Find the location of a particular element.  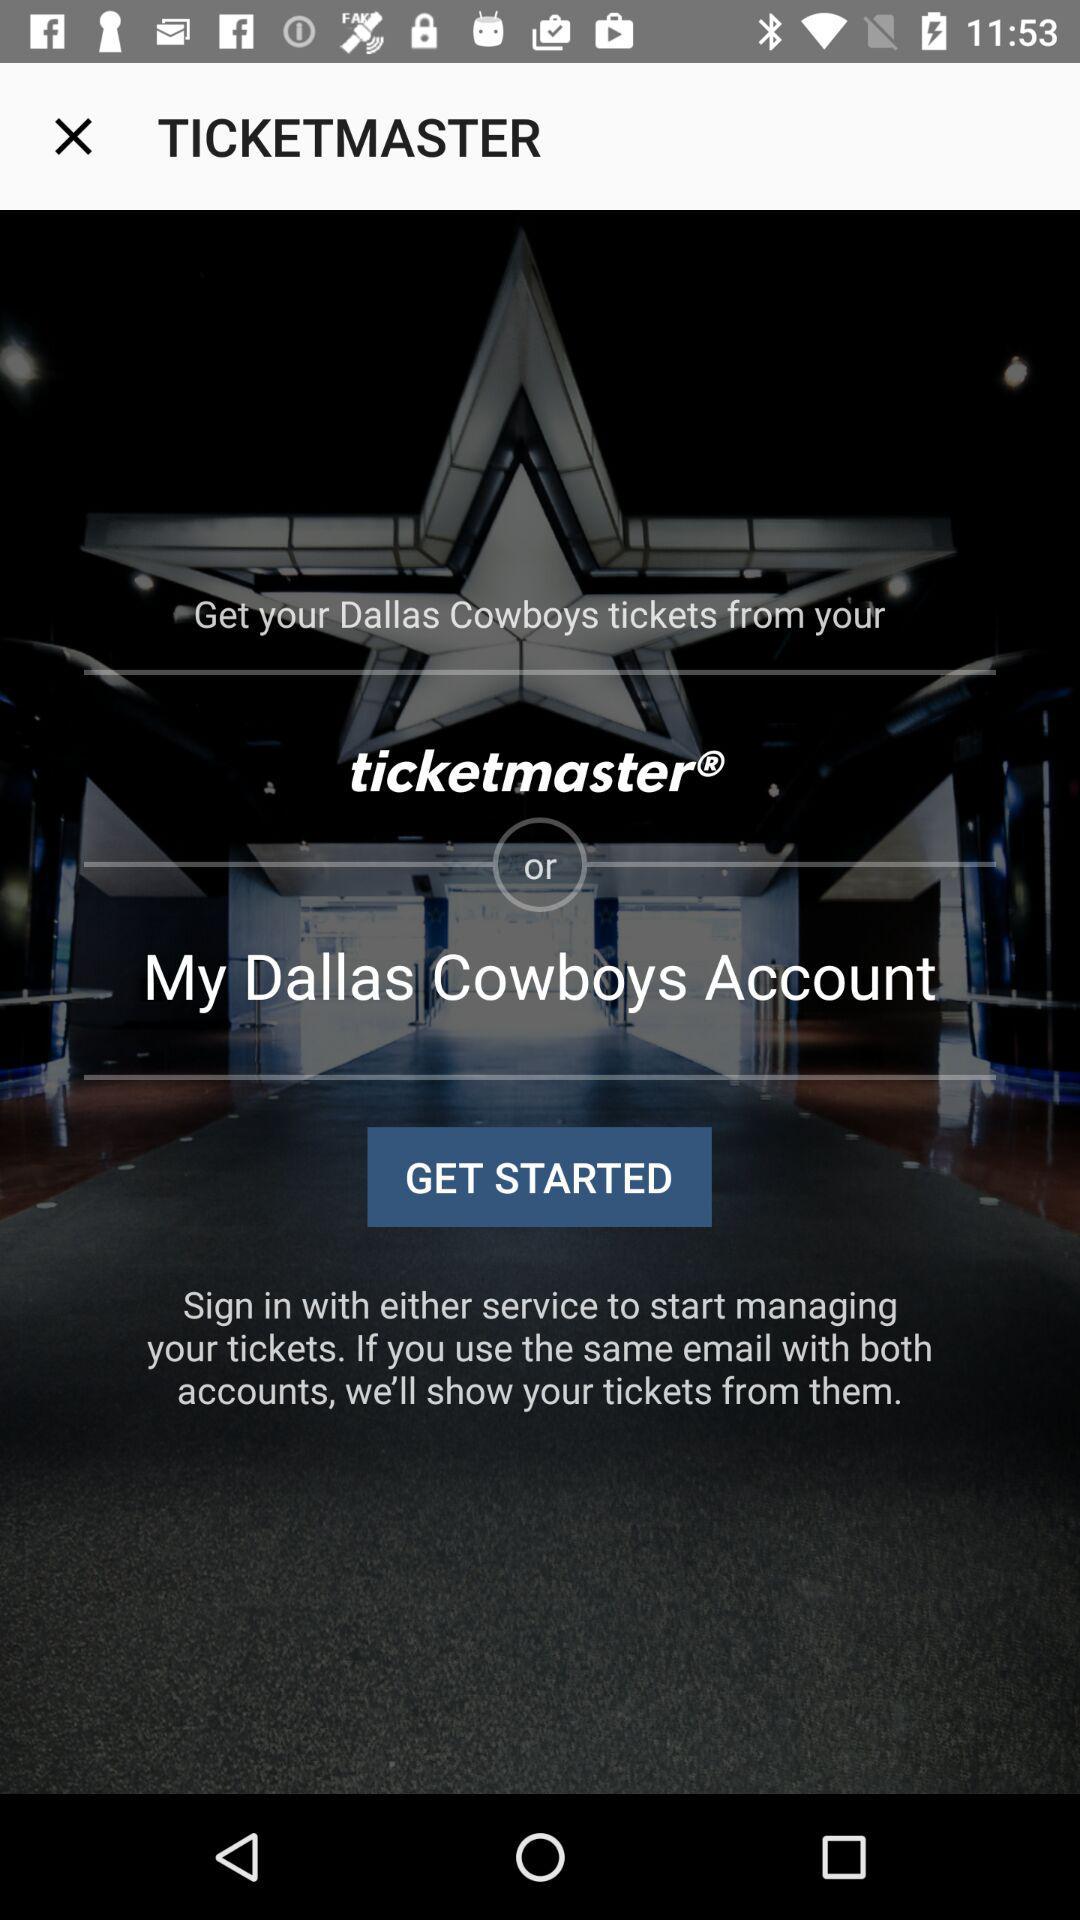

the window is located at coordinates (72, 135).